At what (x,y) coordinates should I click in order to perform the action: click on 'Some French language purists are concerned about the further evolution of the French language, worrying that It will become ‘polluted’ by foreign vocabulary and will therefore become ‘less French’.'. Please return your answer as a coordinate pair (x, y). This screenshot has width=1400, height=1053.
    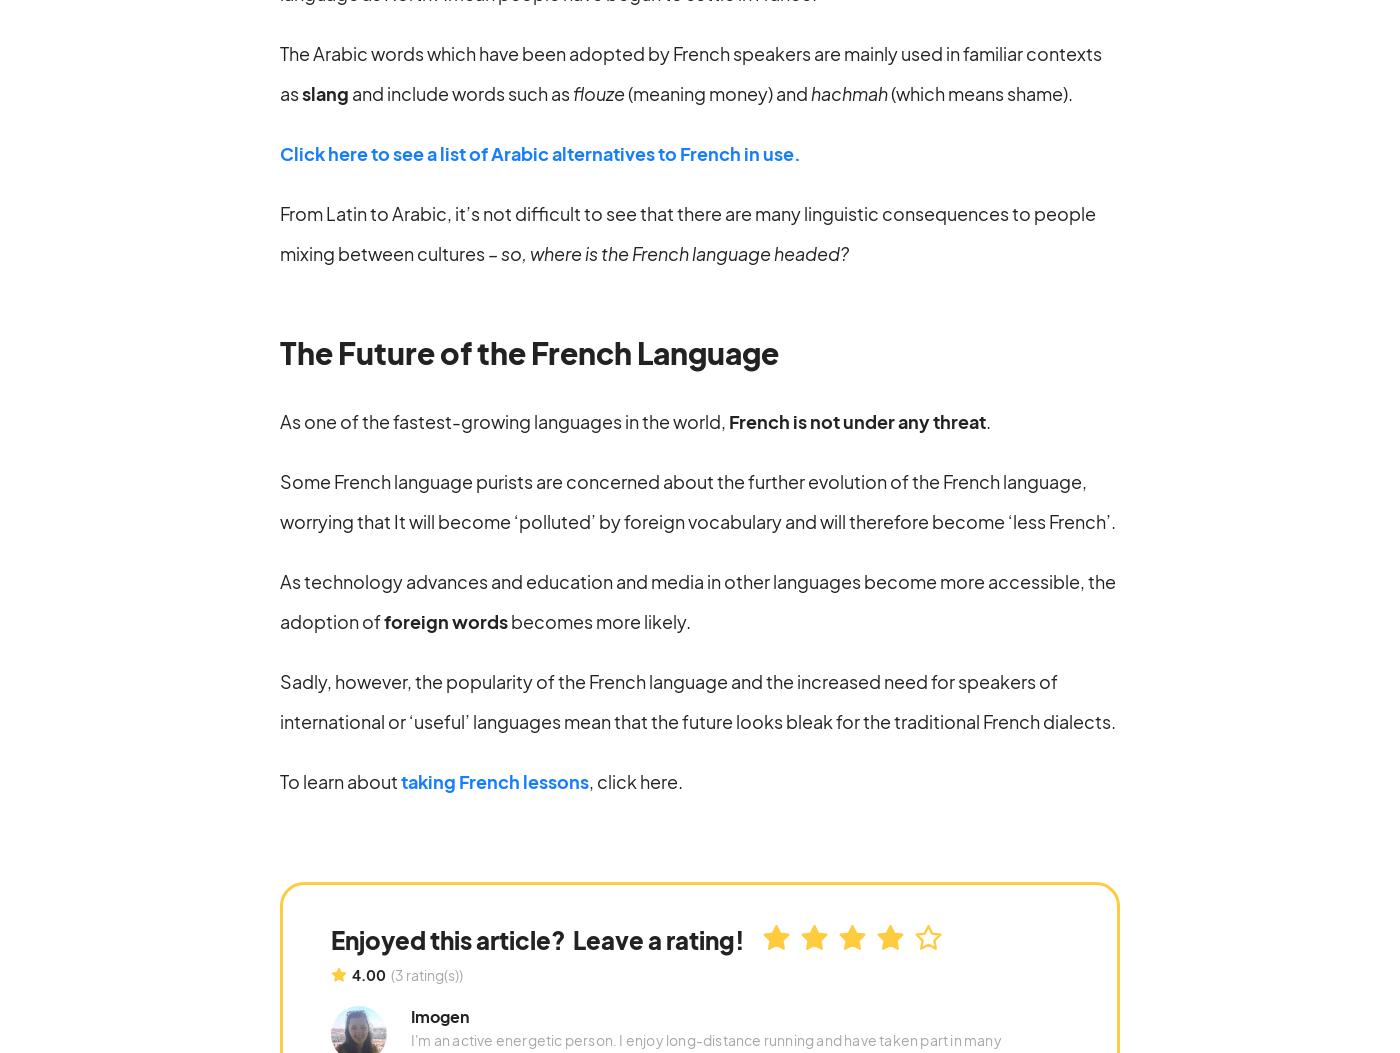
    Looking at the image, I should click on (698, 500).